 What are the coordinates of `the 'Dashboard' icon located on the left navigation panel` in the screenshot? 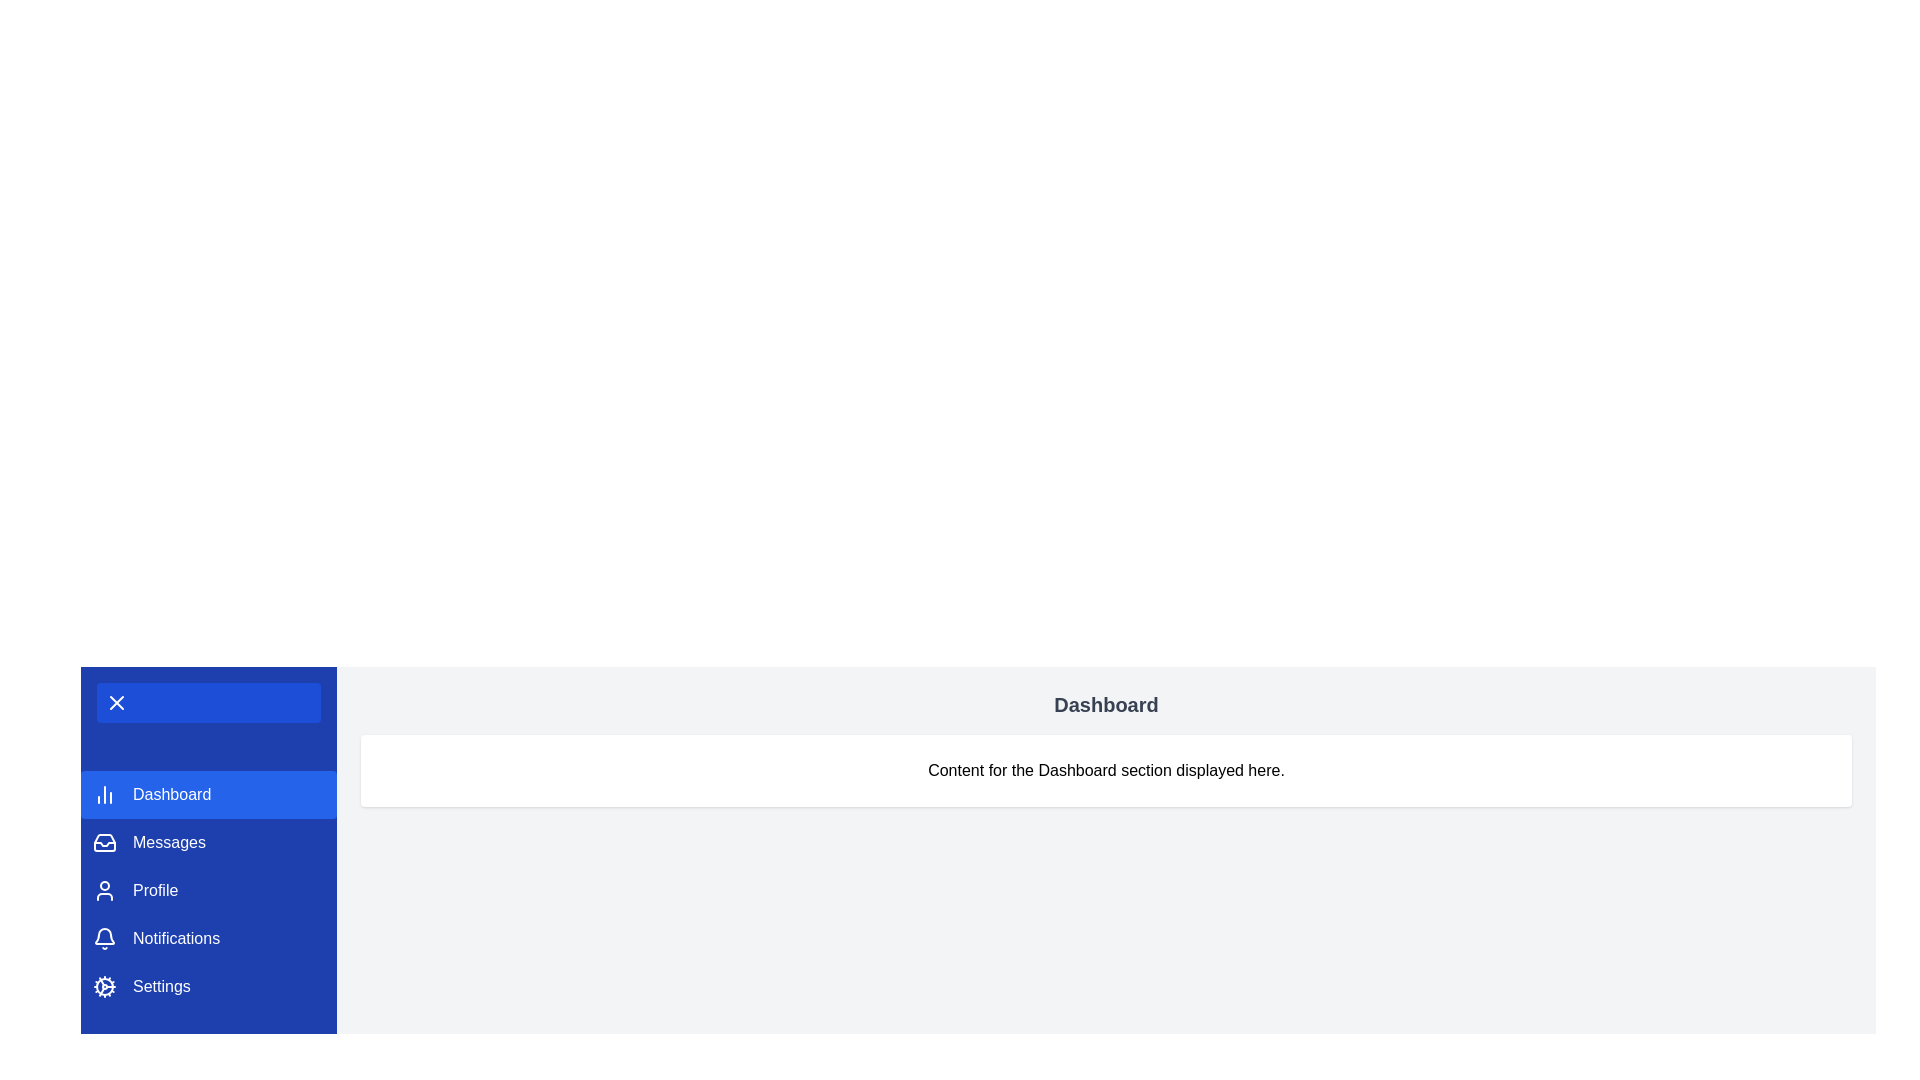 It's located at (104, 793).